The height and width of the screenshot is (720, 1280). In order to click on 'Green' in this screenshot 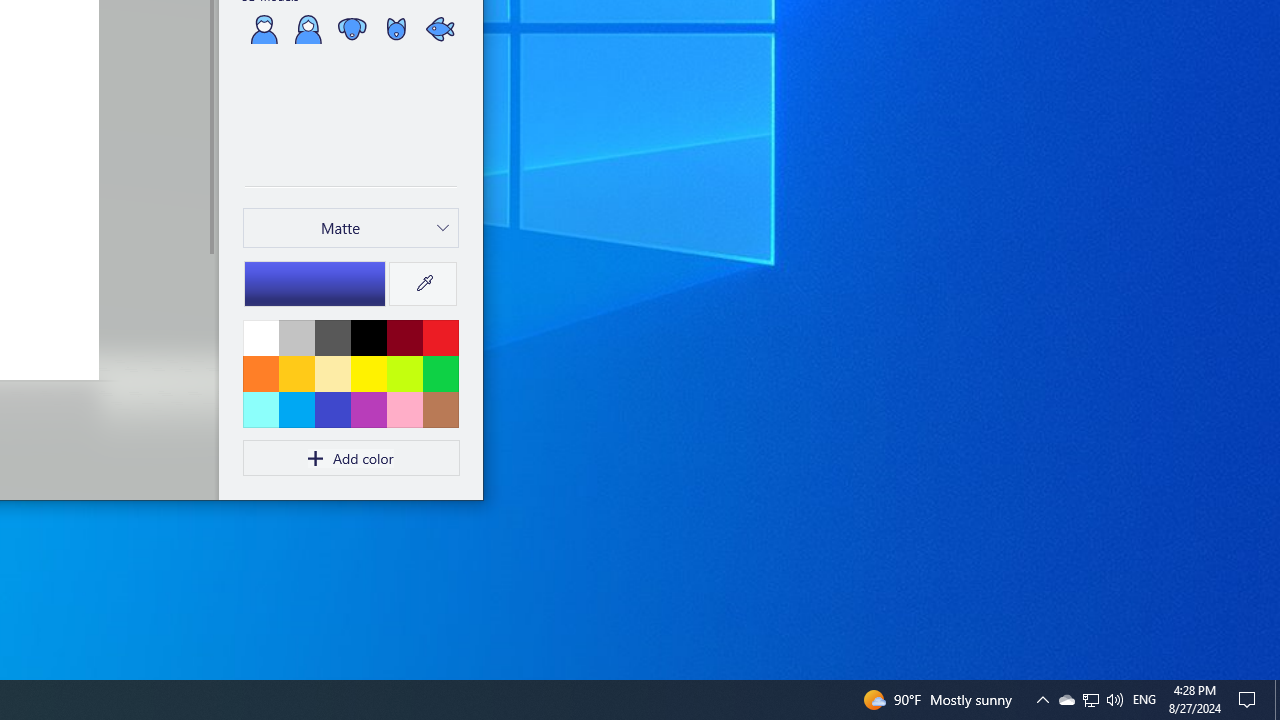, I will do `click(439, 373)`.